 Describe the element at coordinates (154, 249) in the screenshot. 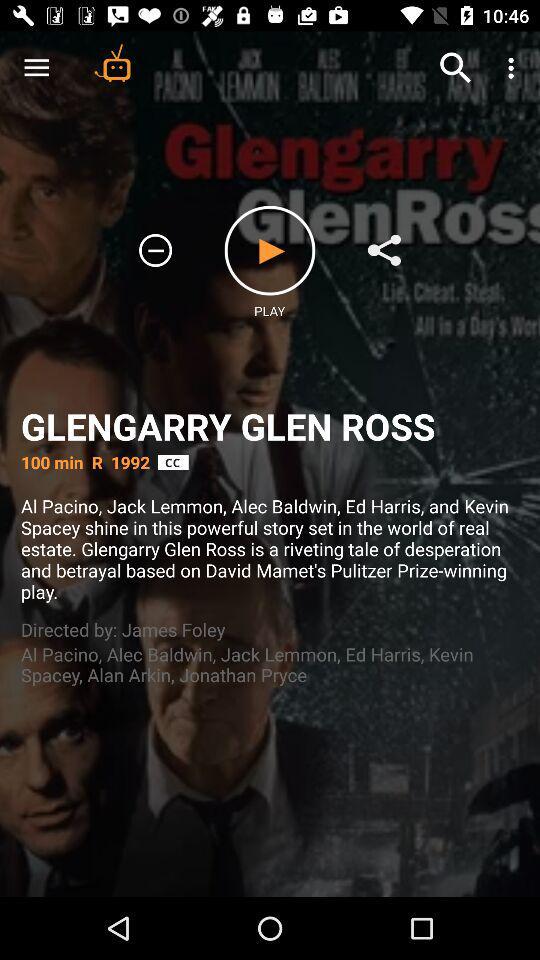

I see `the minus icon` at that location.